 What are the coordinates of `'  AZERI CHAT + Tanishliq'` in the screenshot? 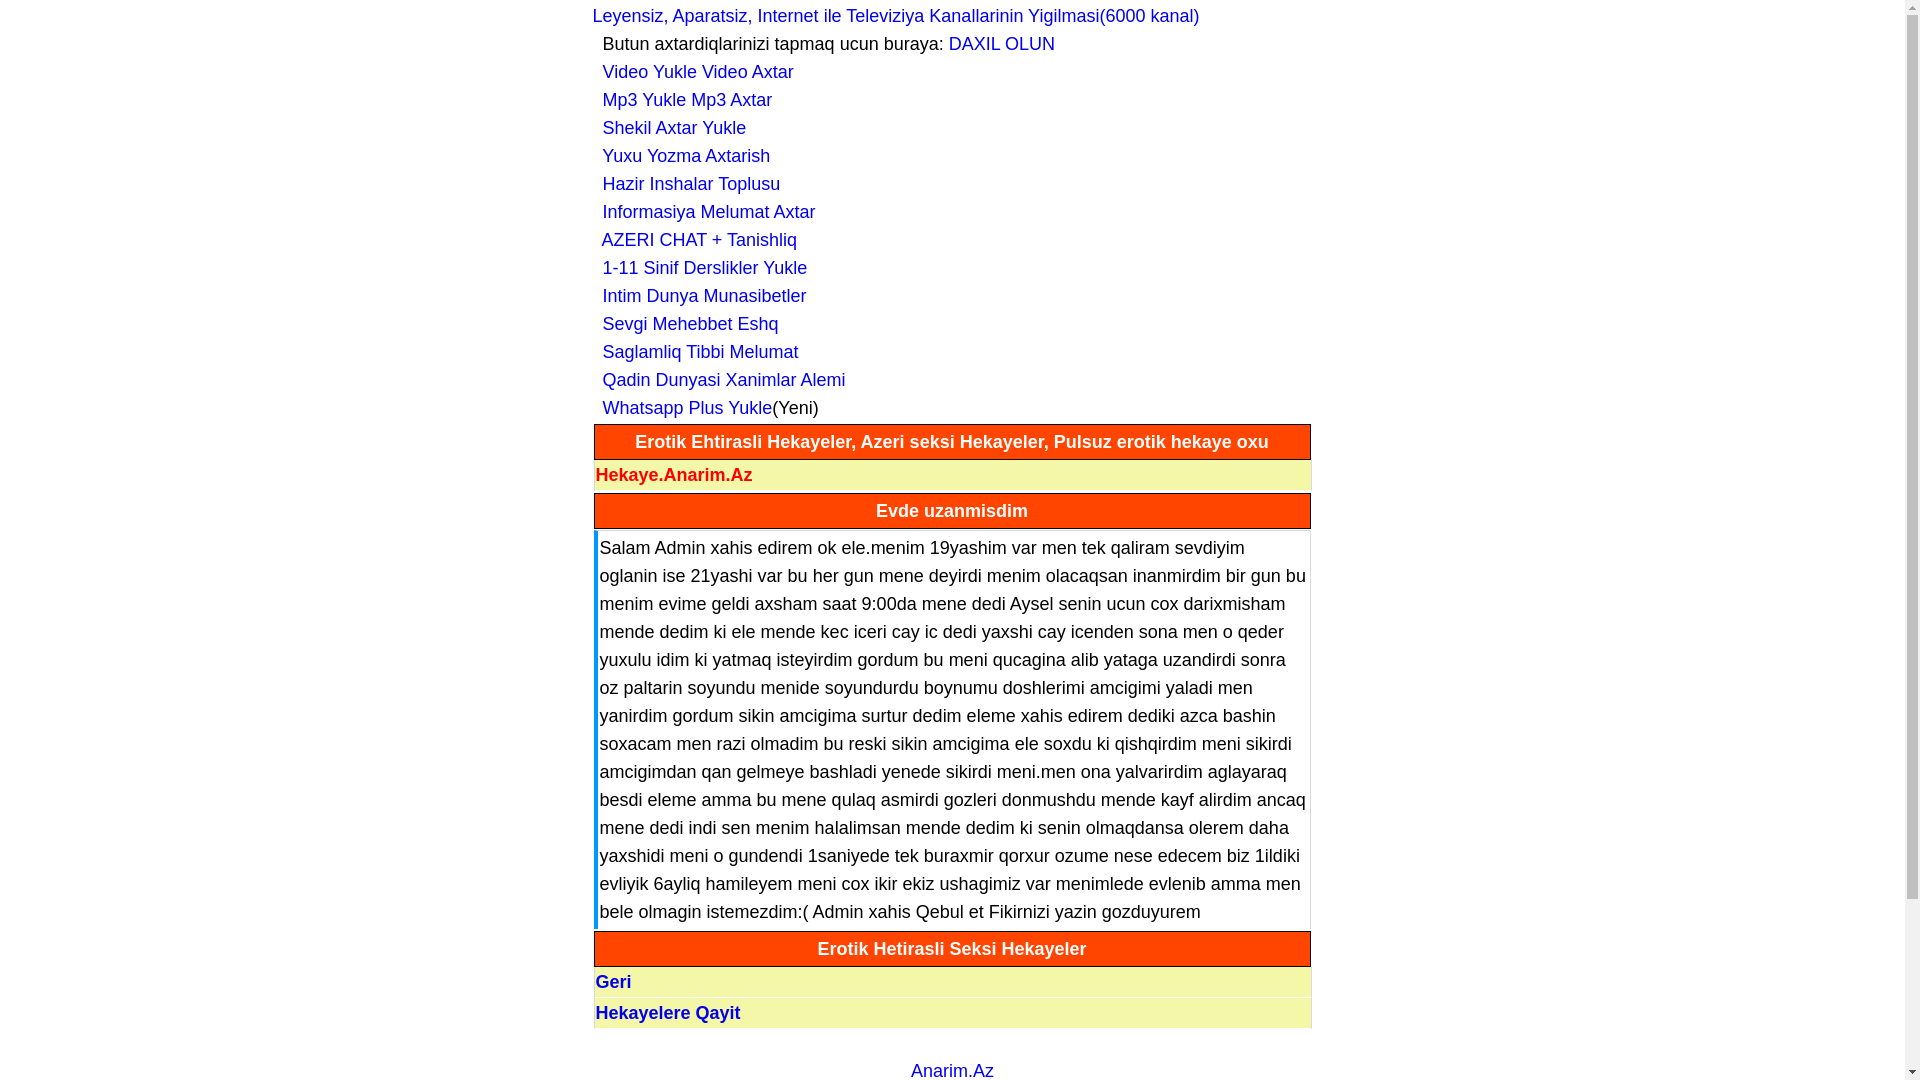 It's located at (694, 238).